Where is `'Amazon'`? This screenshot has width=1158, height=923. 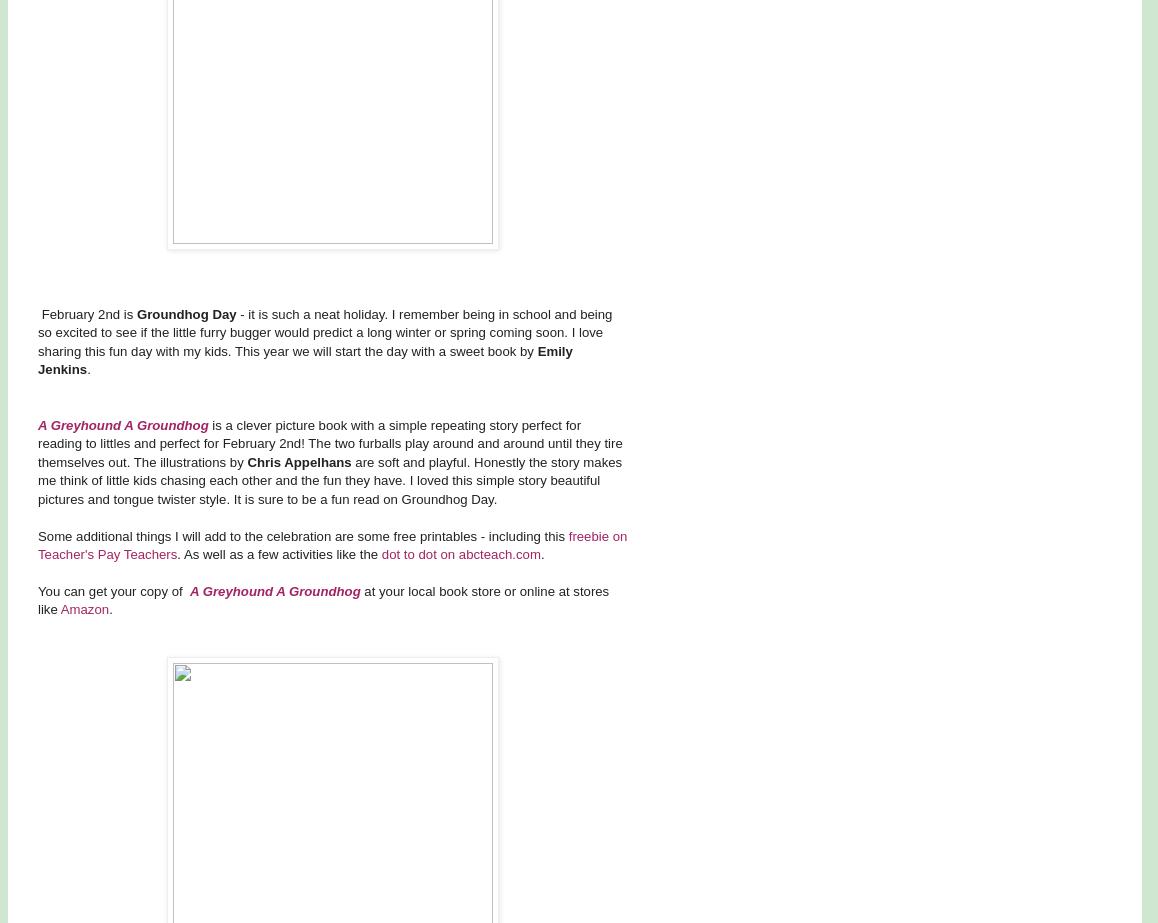
'Amazon' is located at coordinates (84, 608).